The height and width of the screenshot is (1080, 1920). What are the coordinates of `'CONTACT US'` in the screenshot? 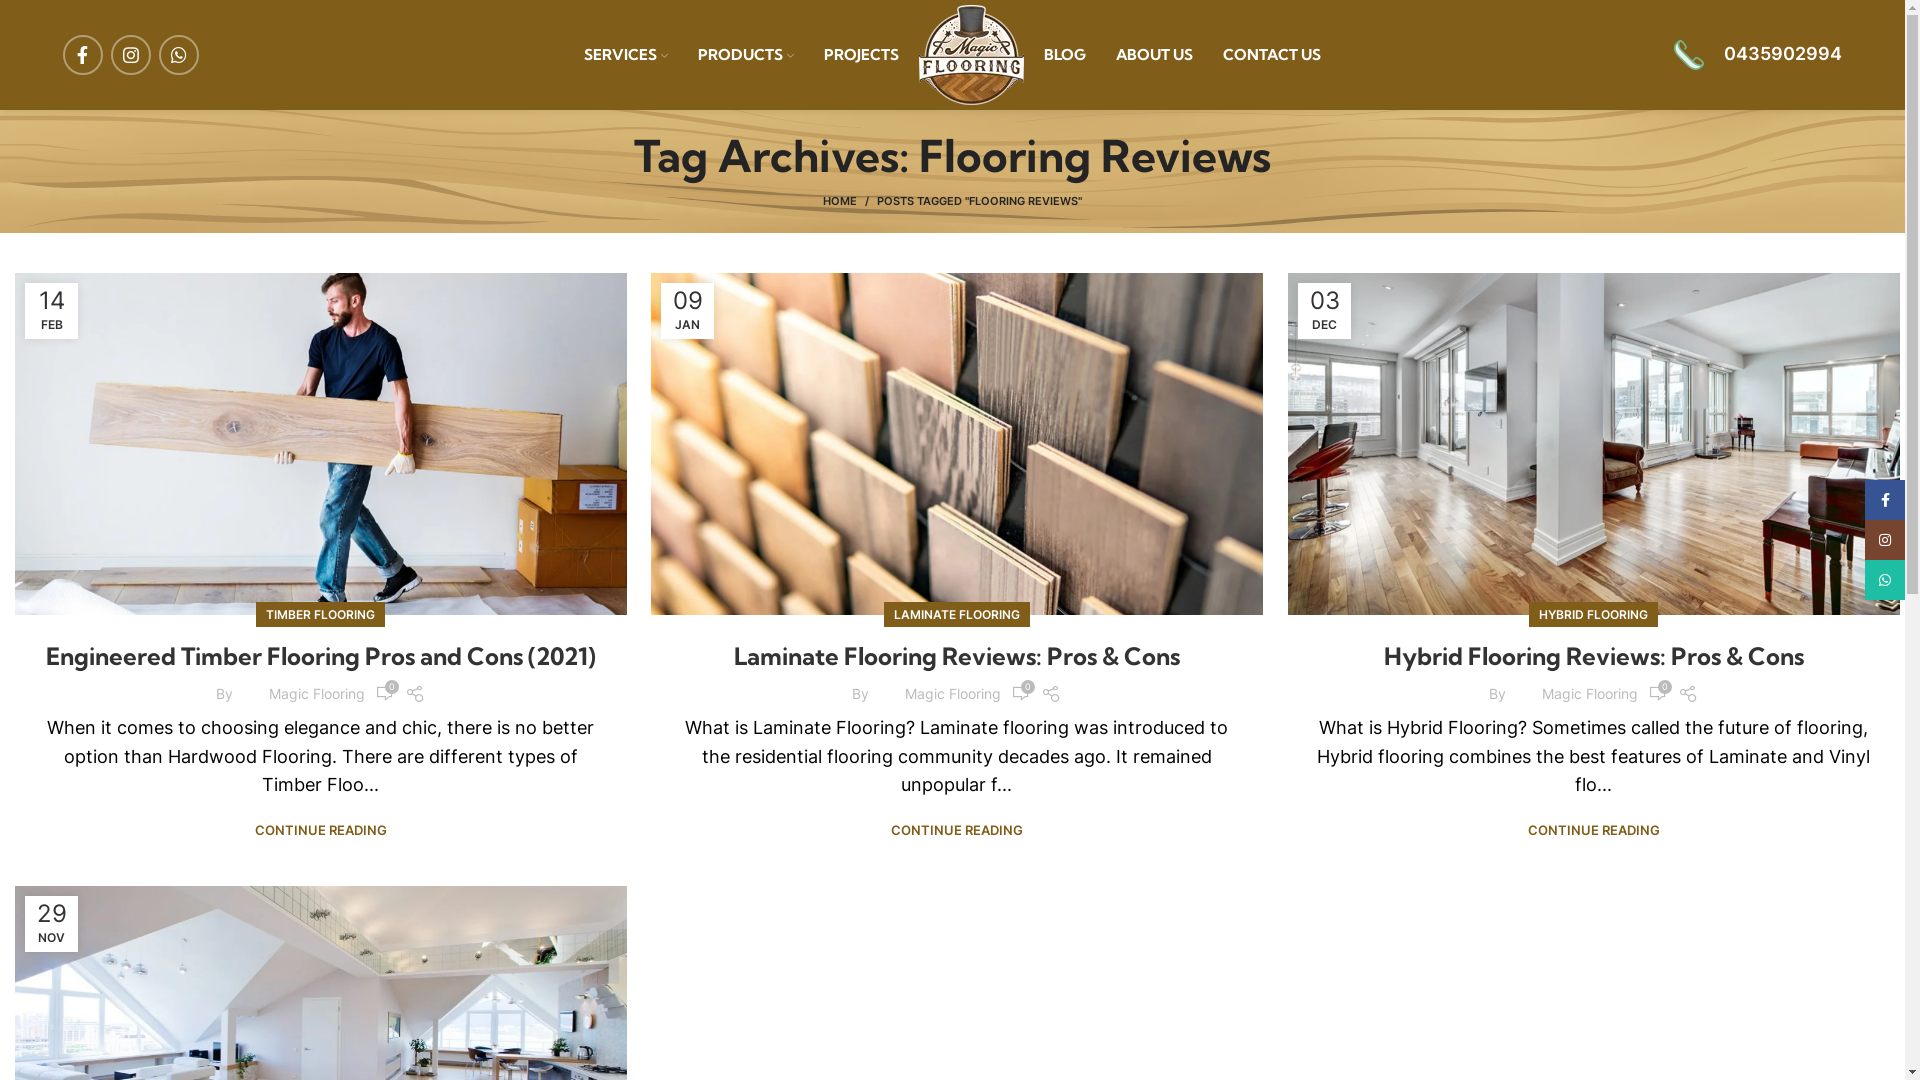 It's located at (1271, 53).